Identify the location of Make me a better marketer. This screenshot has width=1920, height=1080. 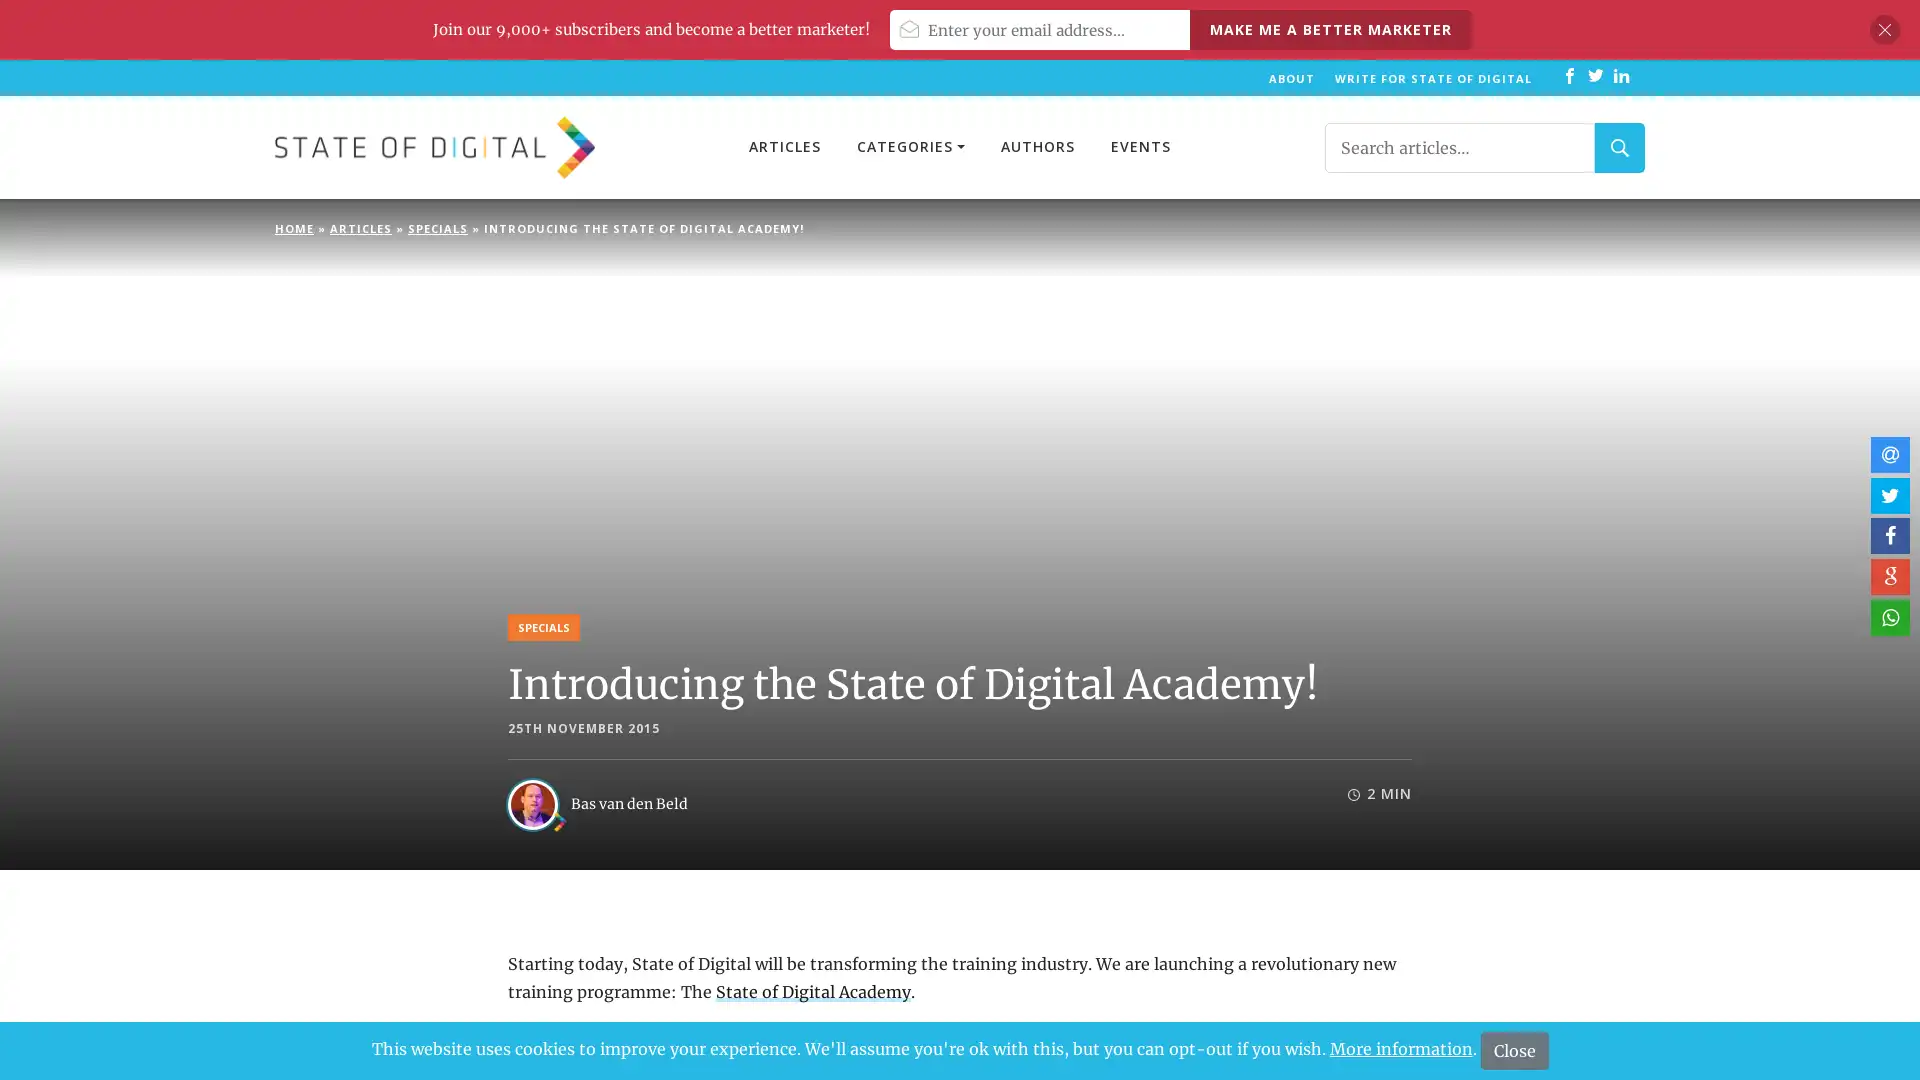
(1329, 30).